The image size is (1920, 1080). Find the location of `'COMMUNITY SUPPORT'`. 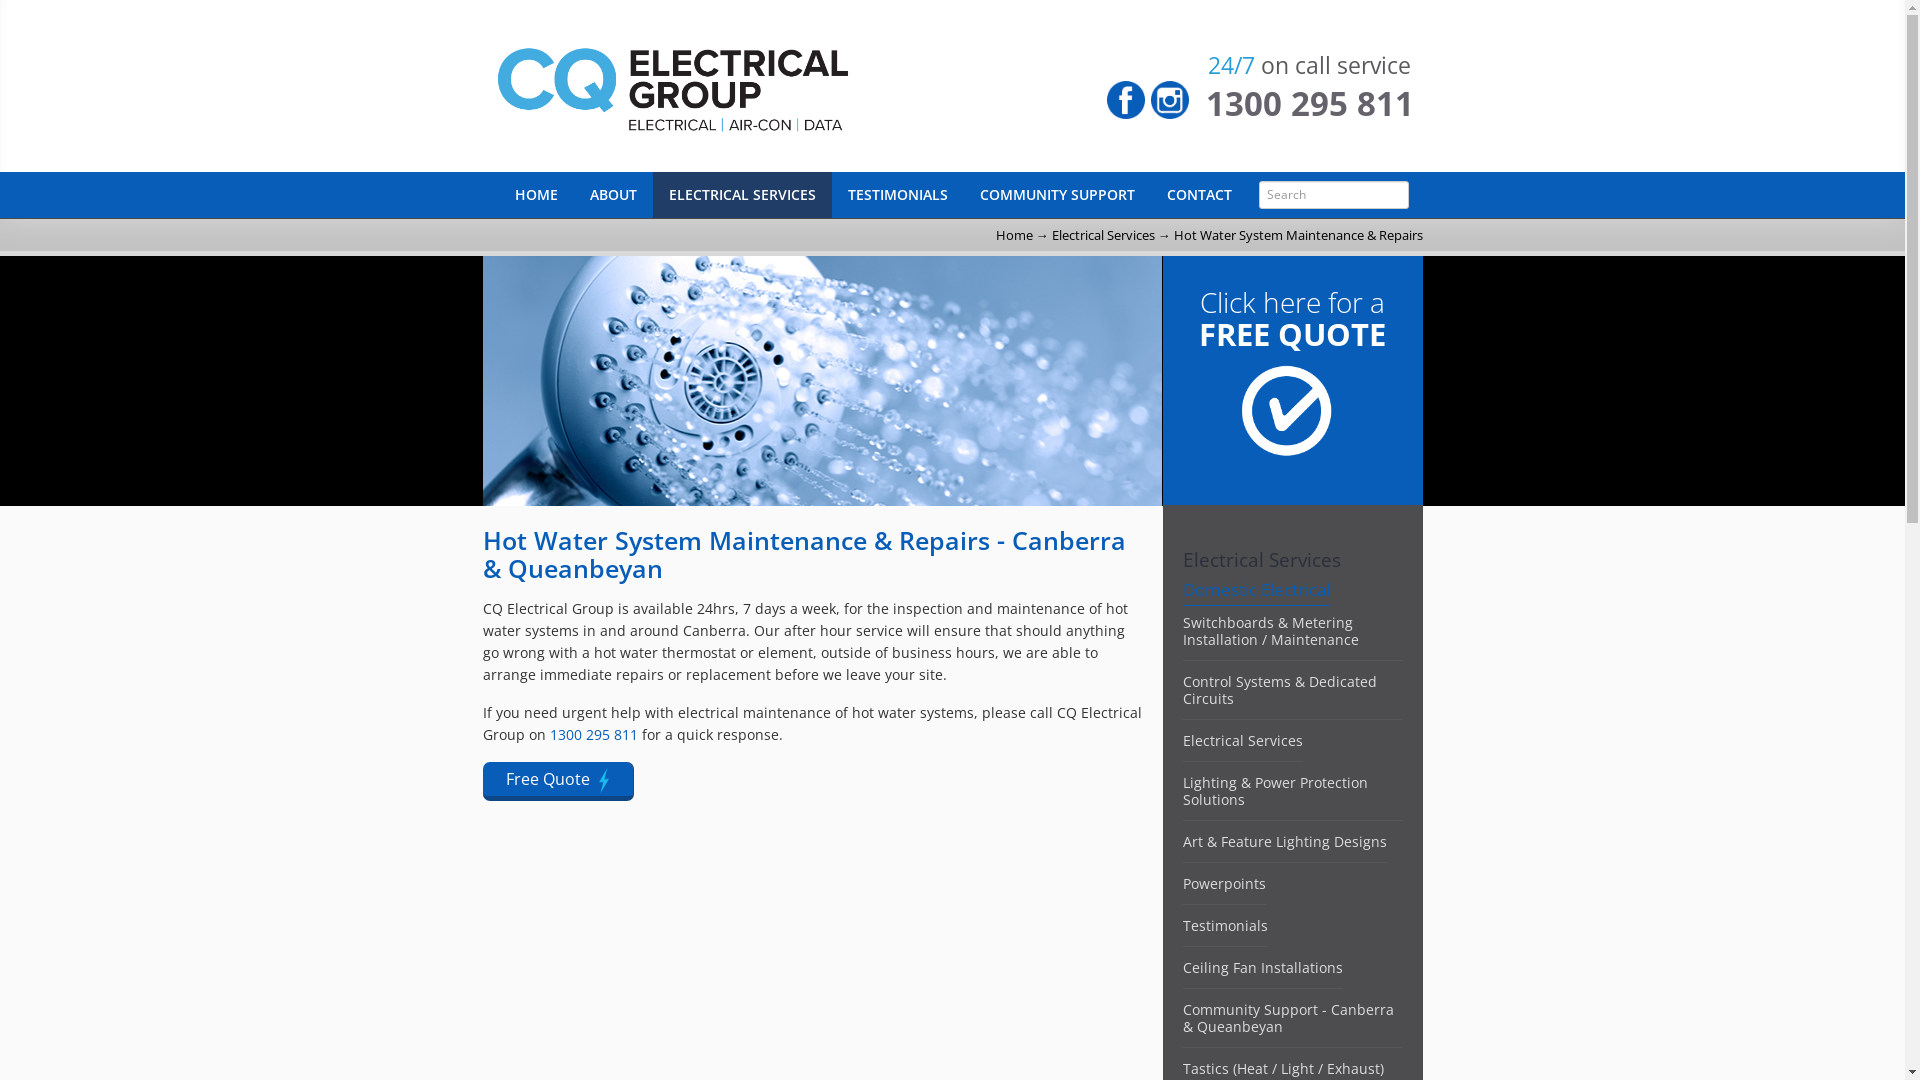

'COMMUNITY SUPPORT' is located at coordinates (1056, 195).